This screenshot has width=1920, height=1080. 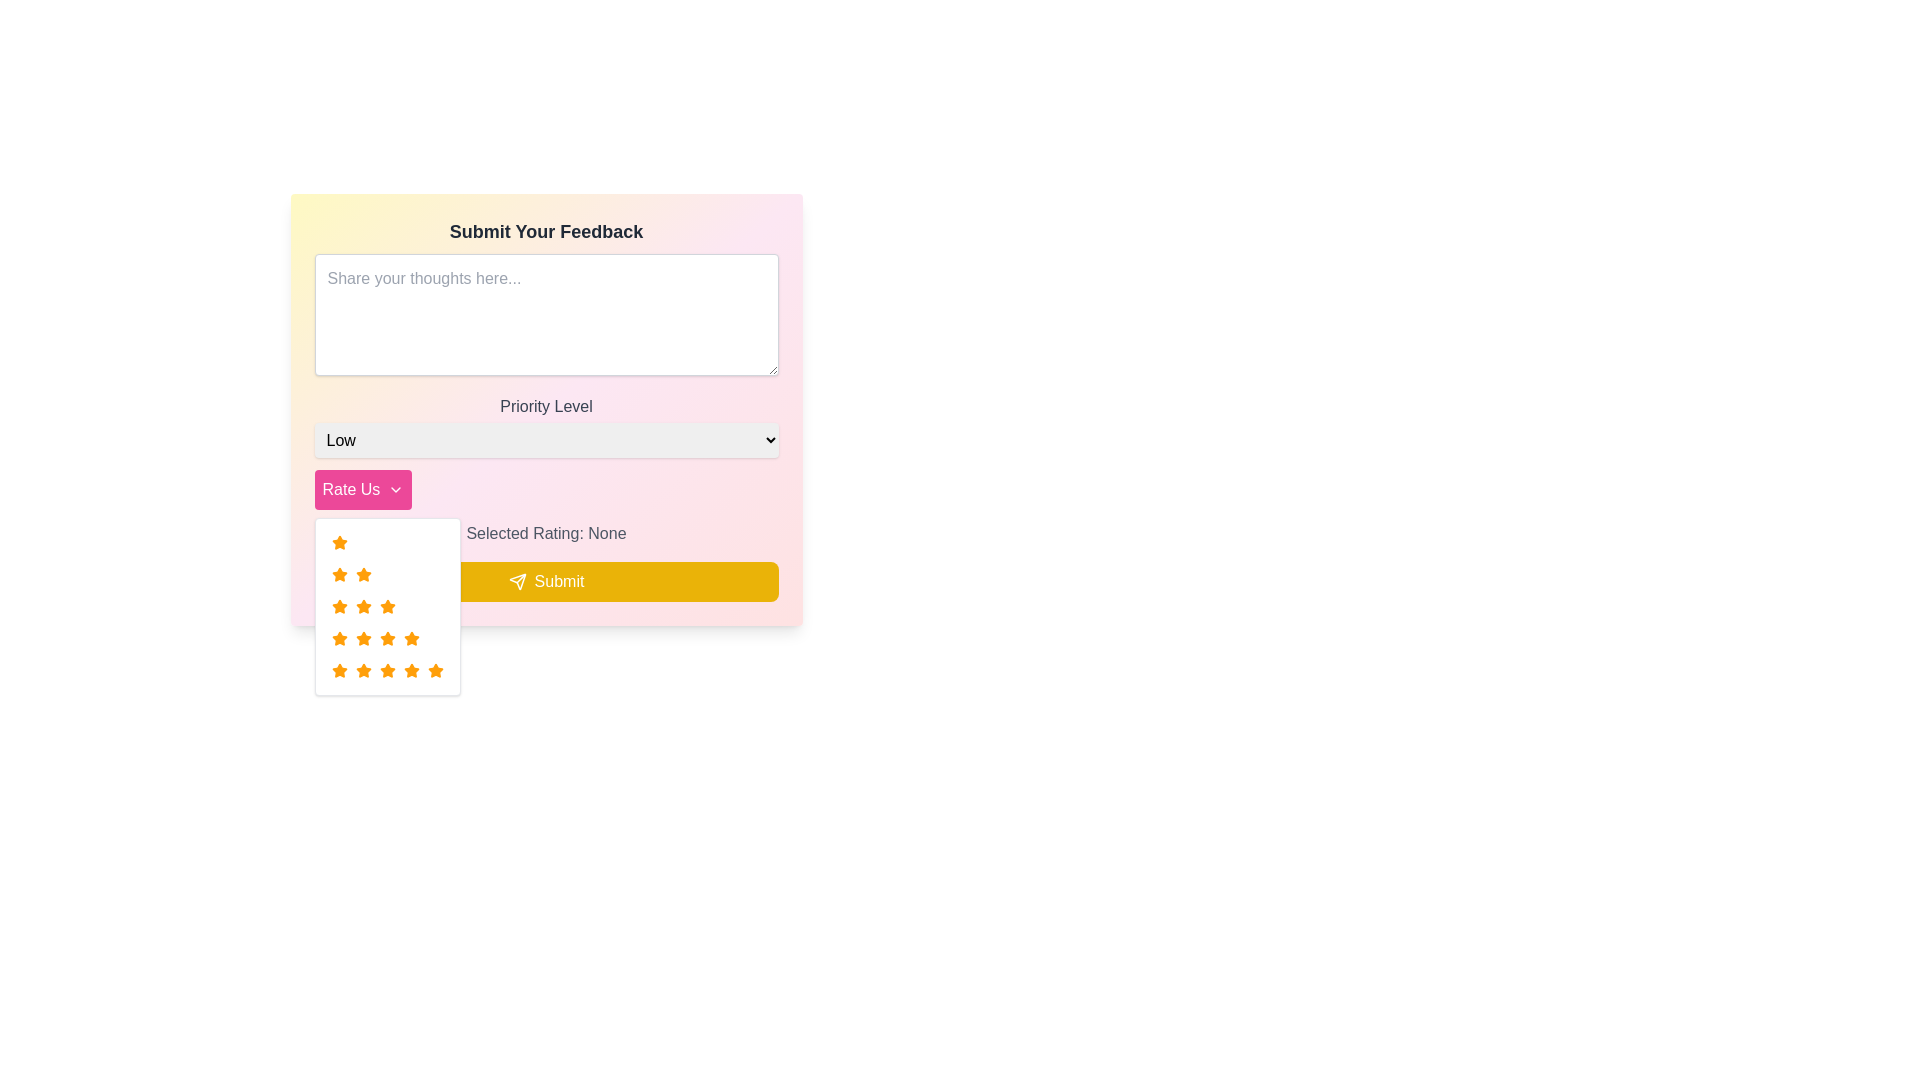 I want to click on the send icon outlined in white on the yellow 'Submit' button located in the lower section of the feedback form interface, so click(x=517, y=582).